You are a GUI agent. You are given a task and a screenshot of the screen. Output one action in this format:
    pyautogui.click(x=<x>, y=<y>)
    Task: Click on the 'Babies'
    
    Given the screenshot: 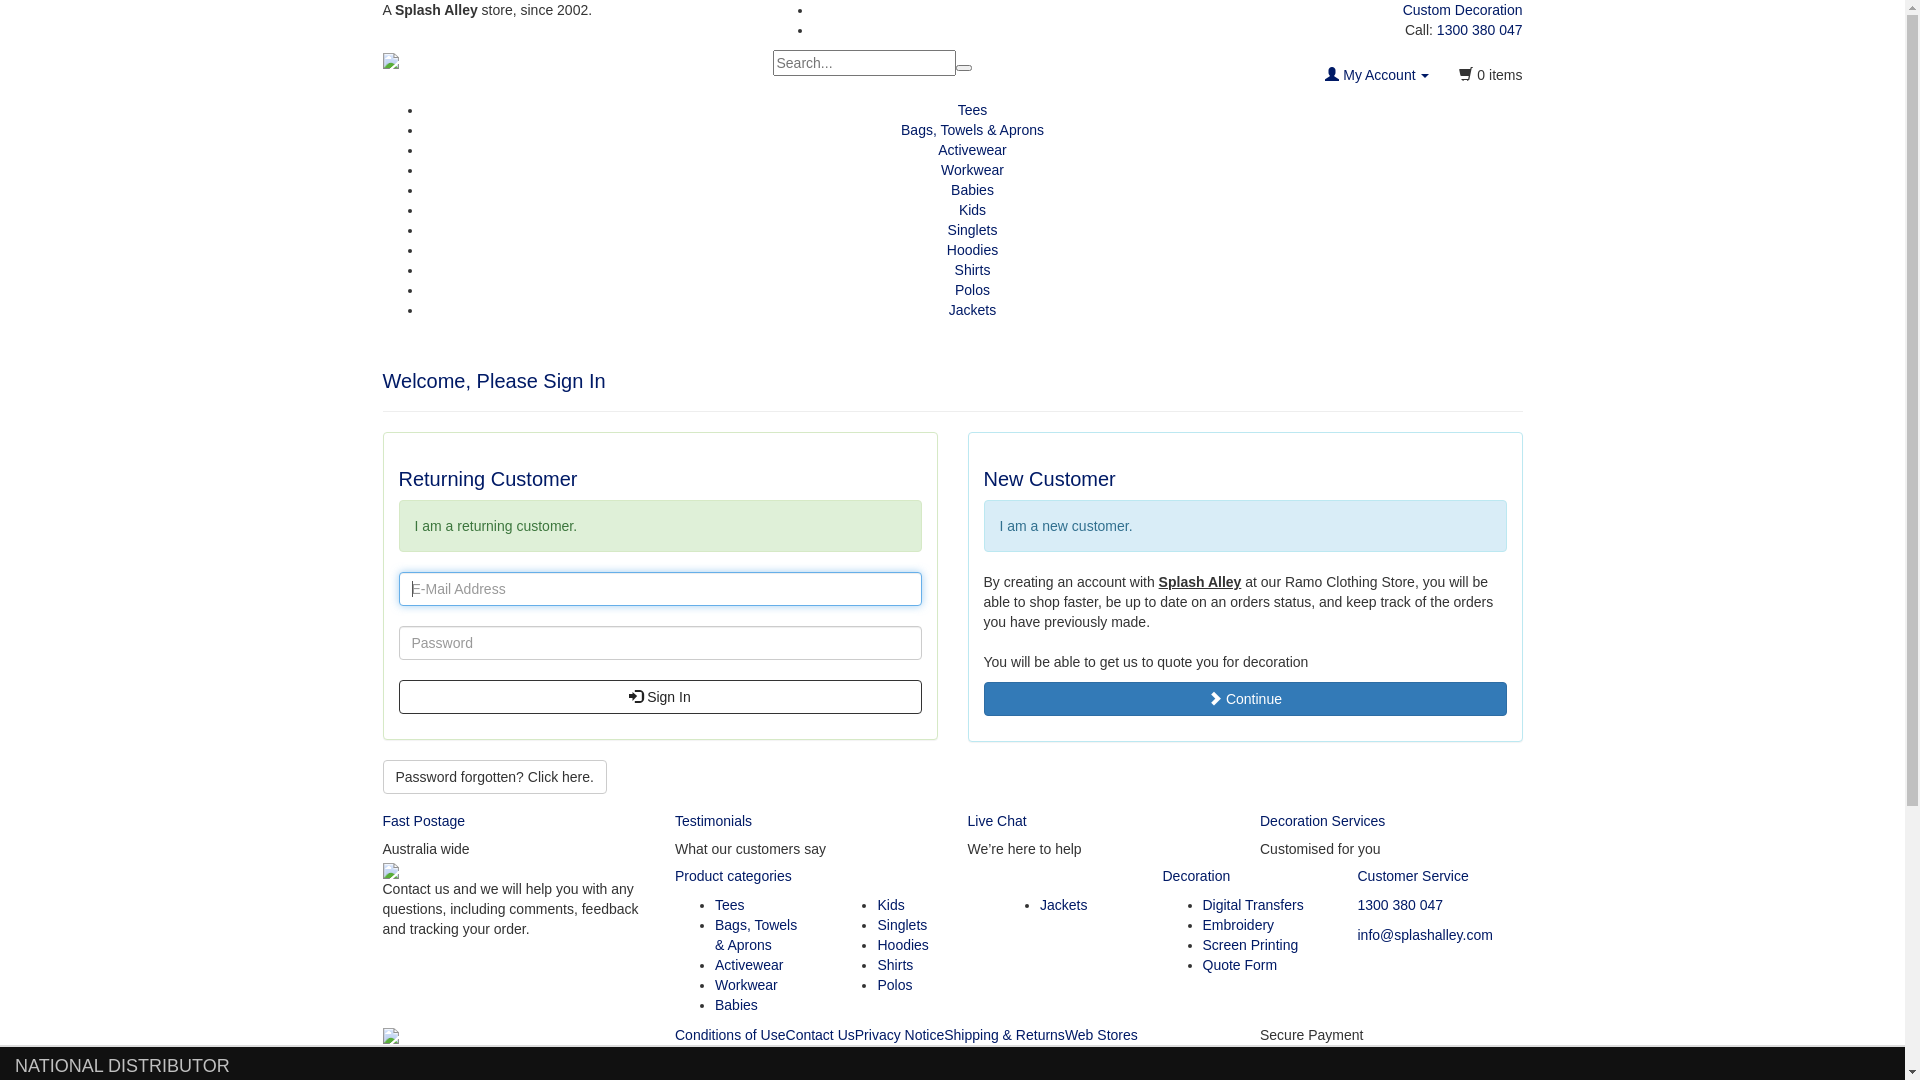 What is the action you would take?
    pyautogui.click(x=735, y=1005)
    